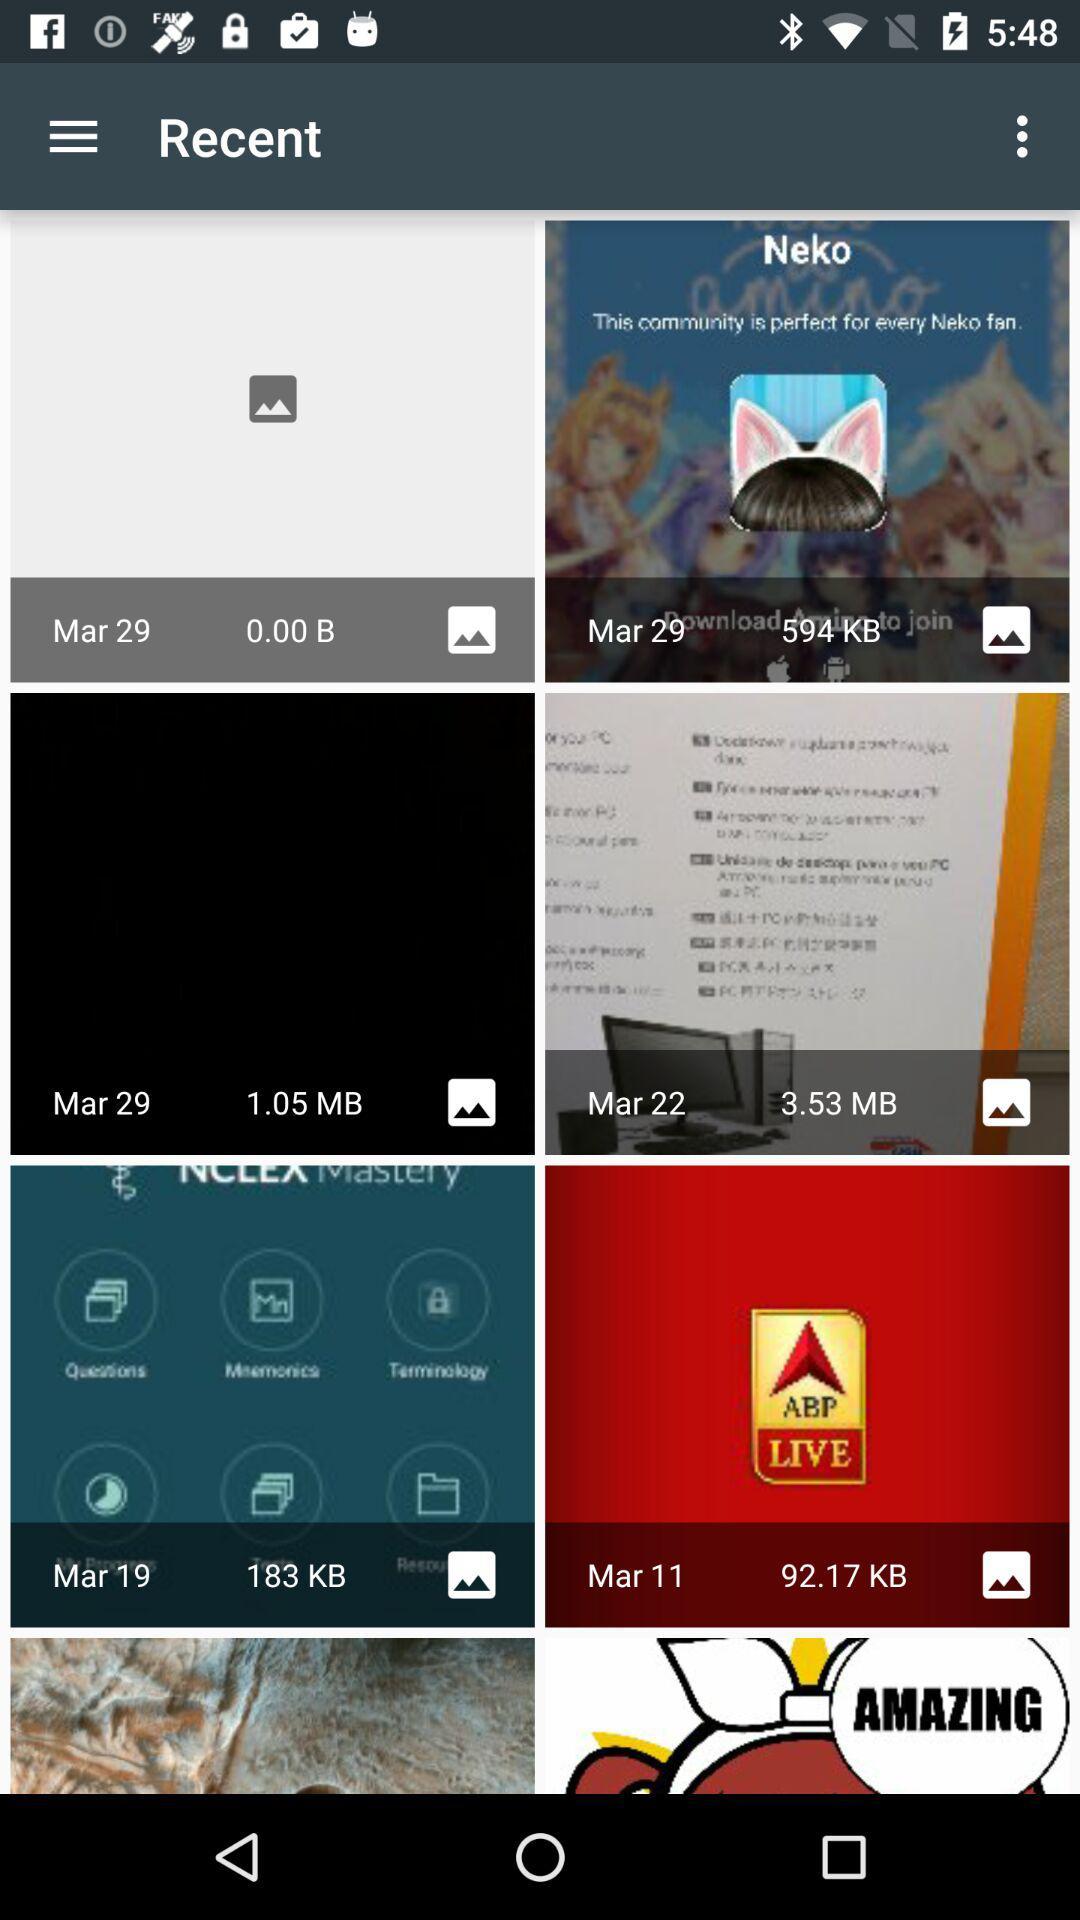  Describe the element at coordinates (273, 1714) in the screenshot. I see `the seventh box` at that location.